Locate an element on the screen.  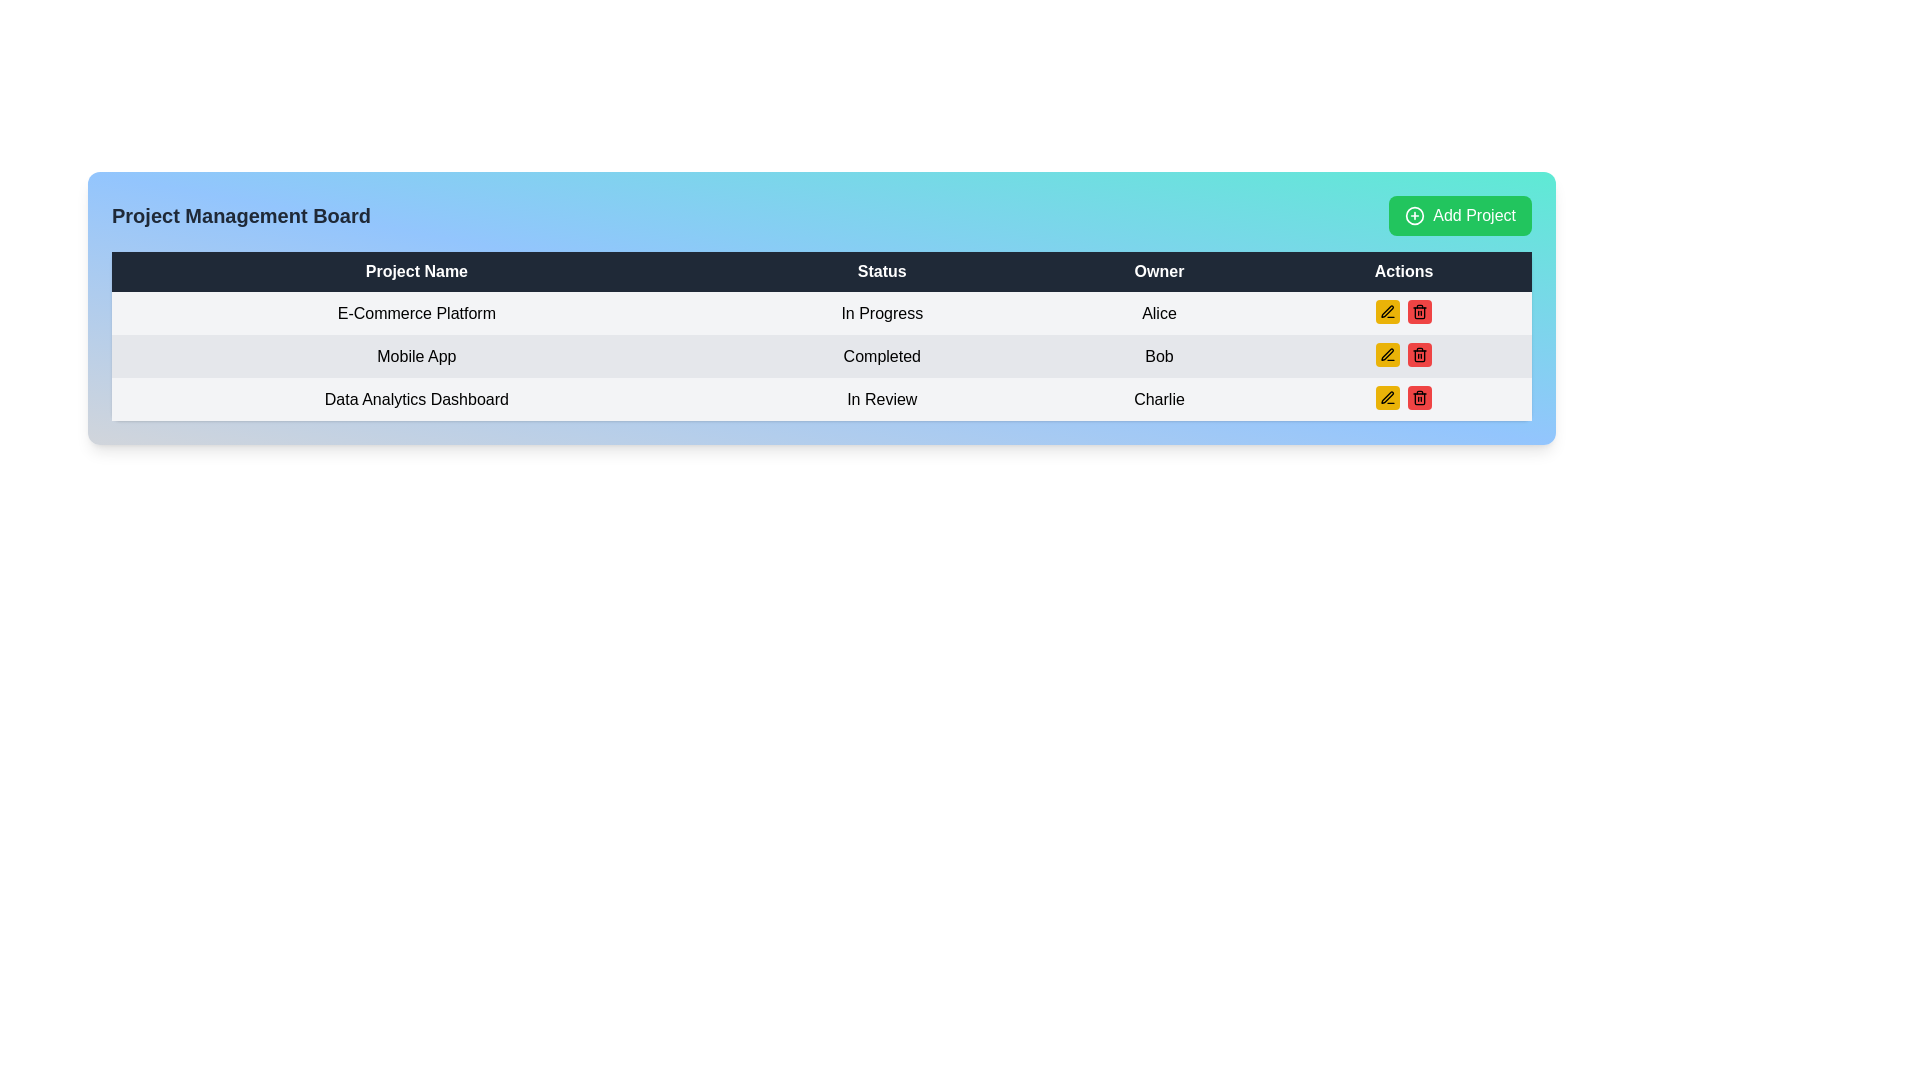
the small rectangular yellow button with a pen icon in the Actions column for the row associated with 'Alice' is located at coordinates (1386, 312).